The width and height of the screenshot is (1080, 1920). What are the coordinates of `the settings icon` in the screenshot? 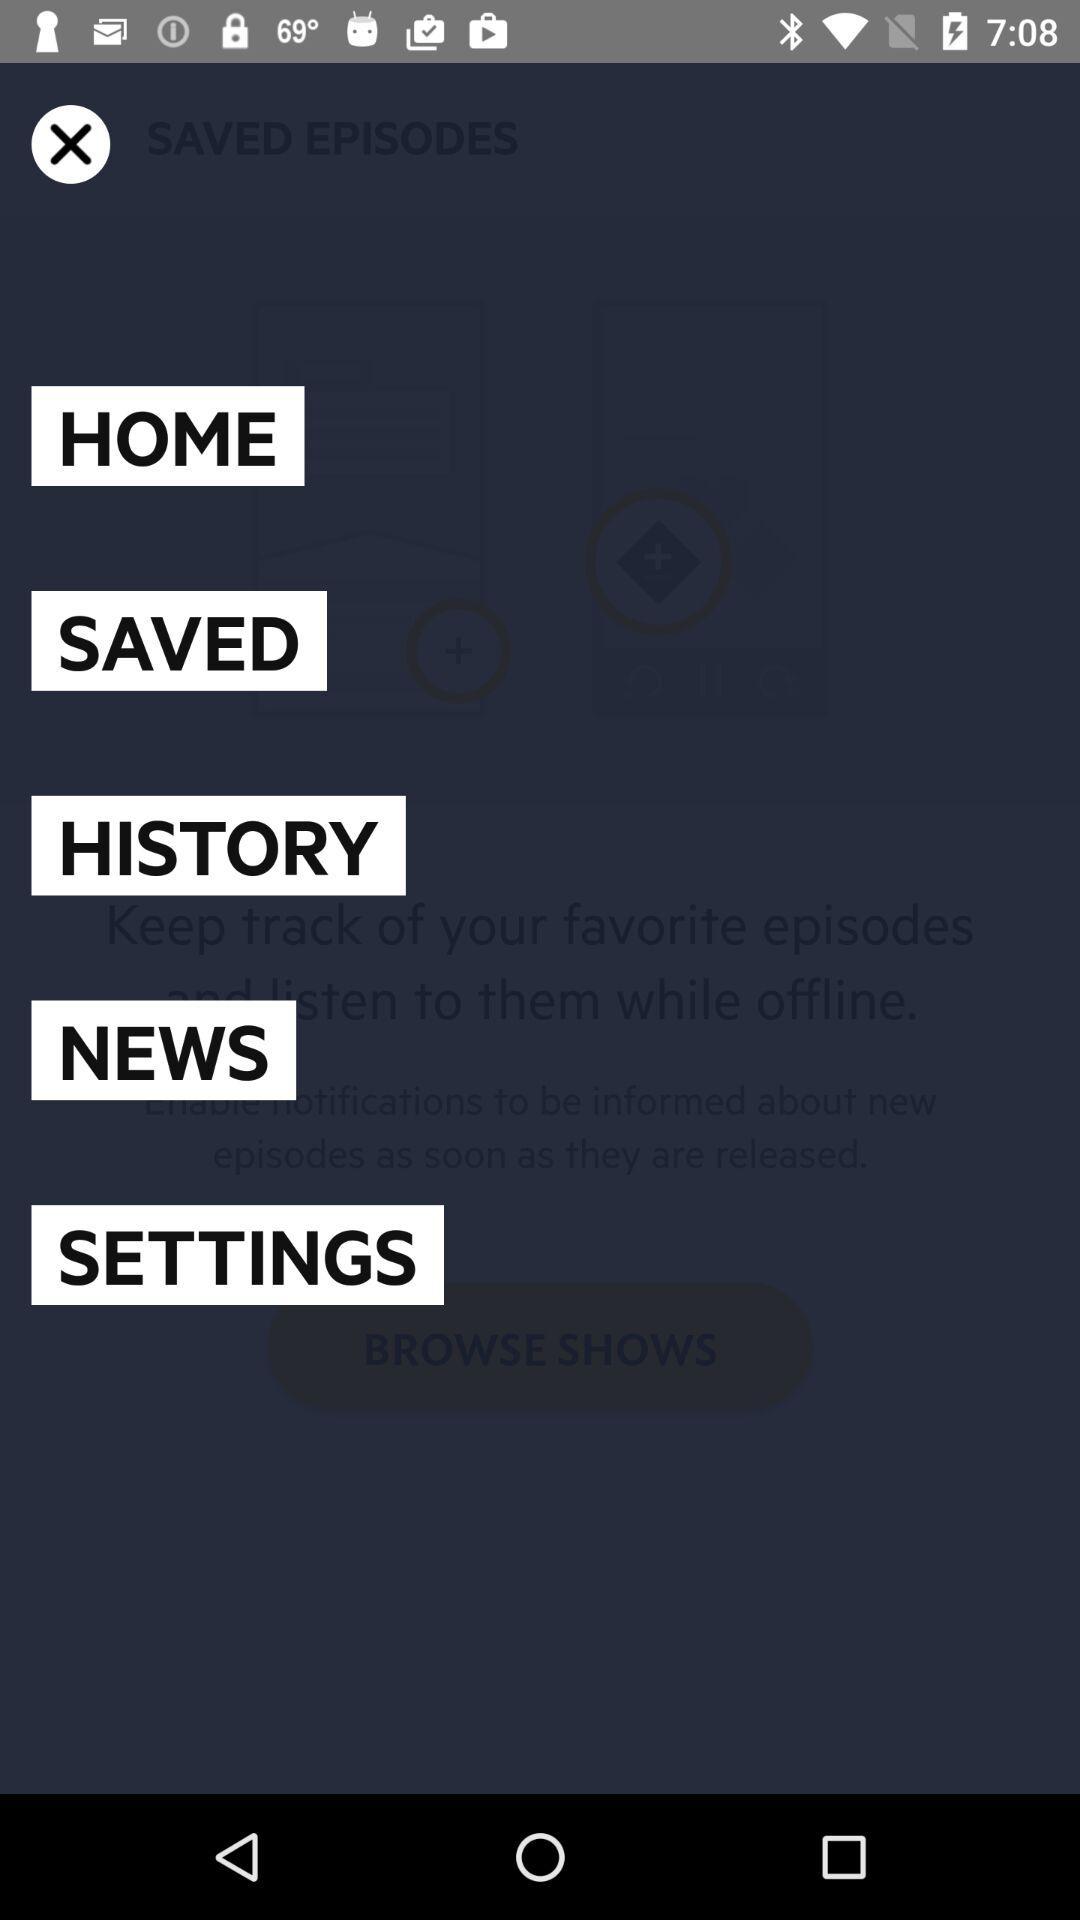 It's located at (236, 1254).